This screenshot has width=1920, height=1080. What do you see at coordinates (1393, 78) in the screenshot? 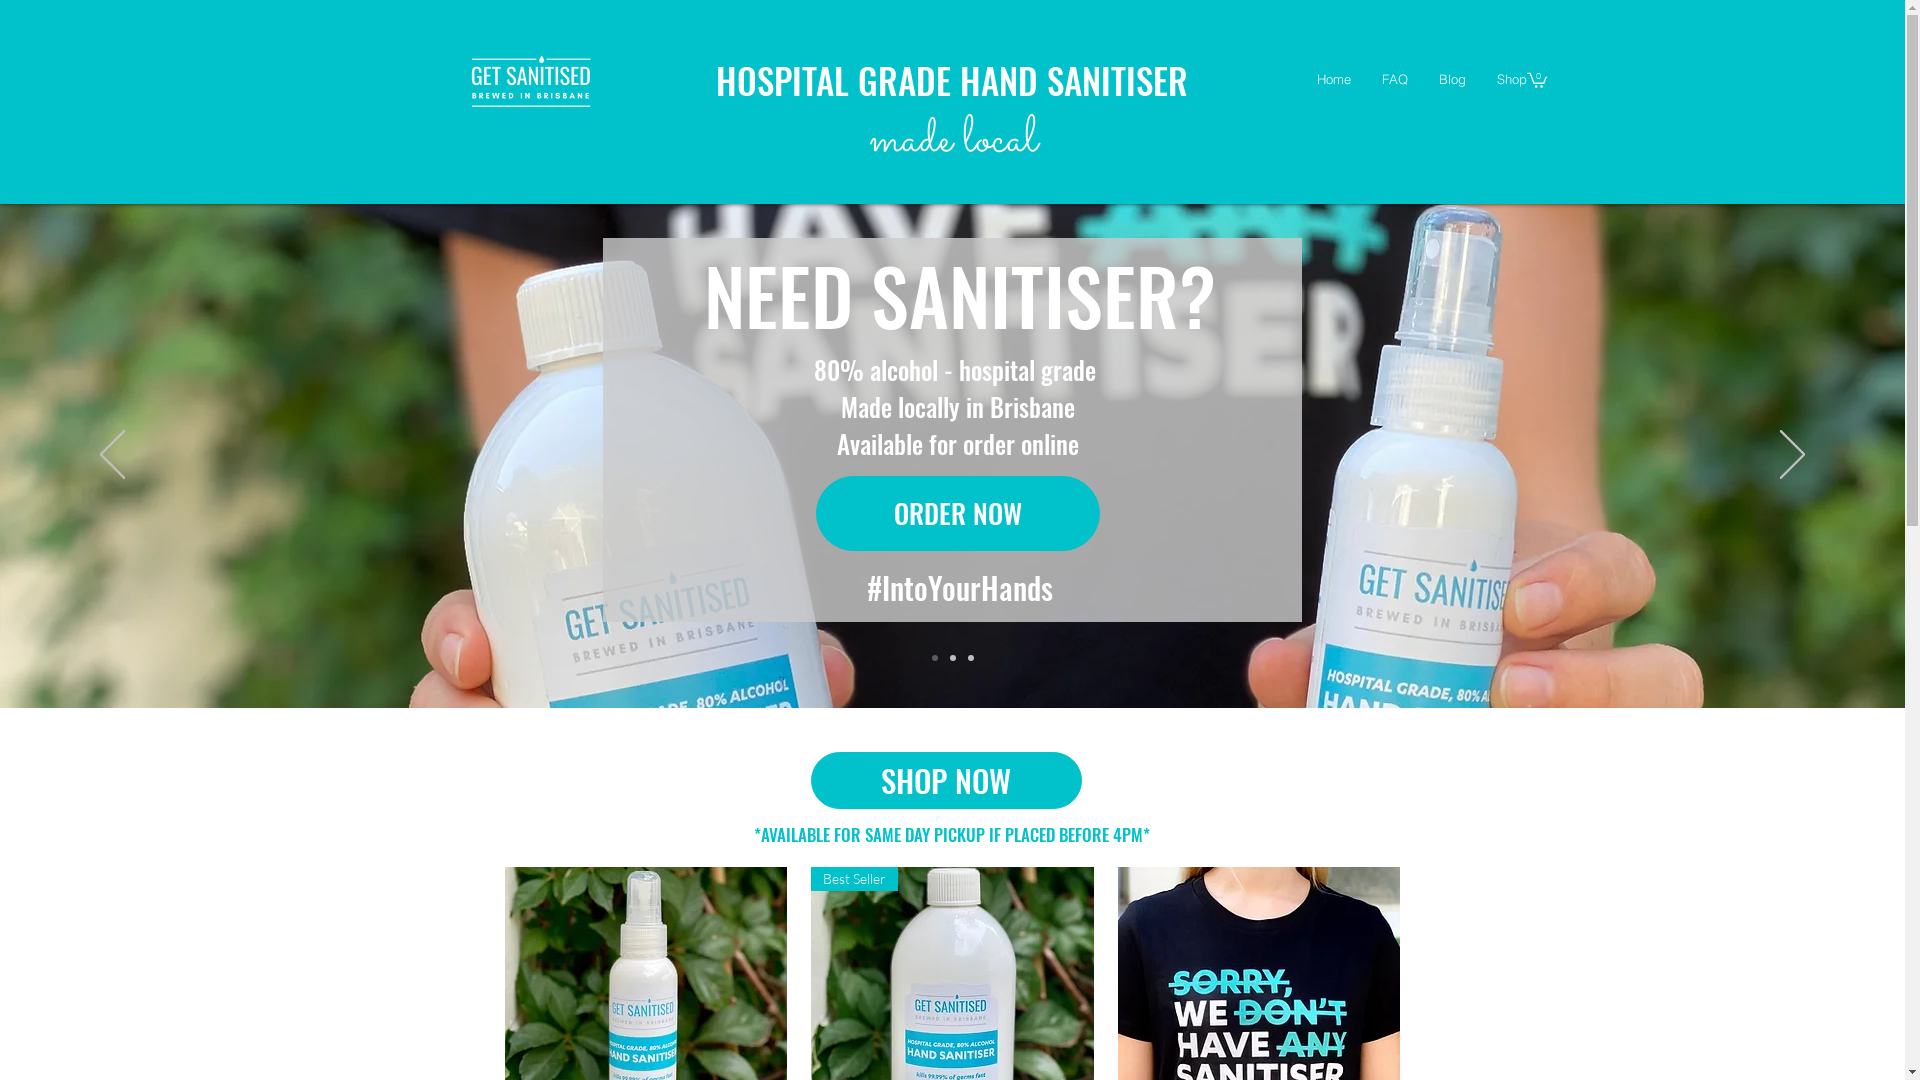
I see `'FAQ'` at bounding box center [1393, 78].